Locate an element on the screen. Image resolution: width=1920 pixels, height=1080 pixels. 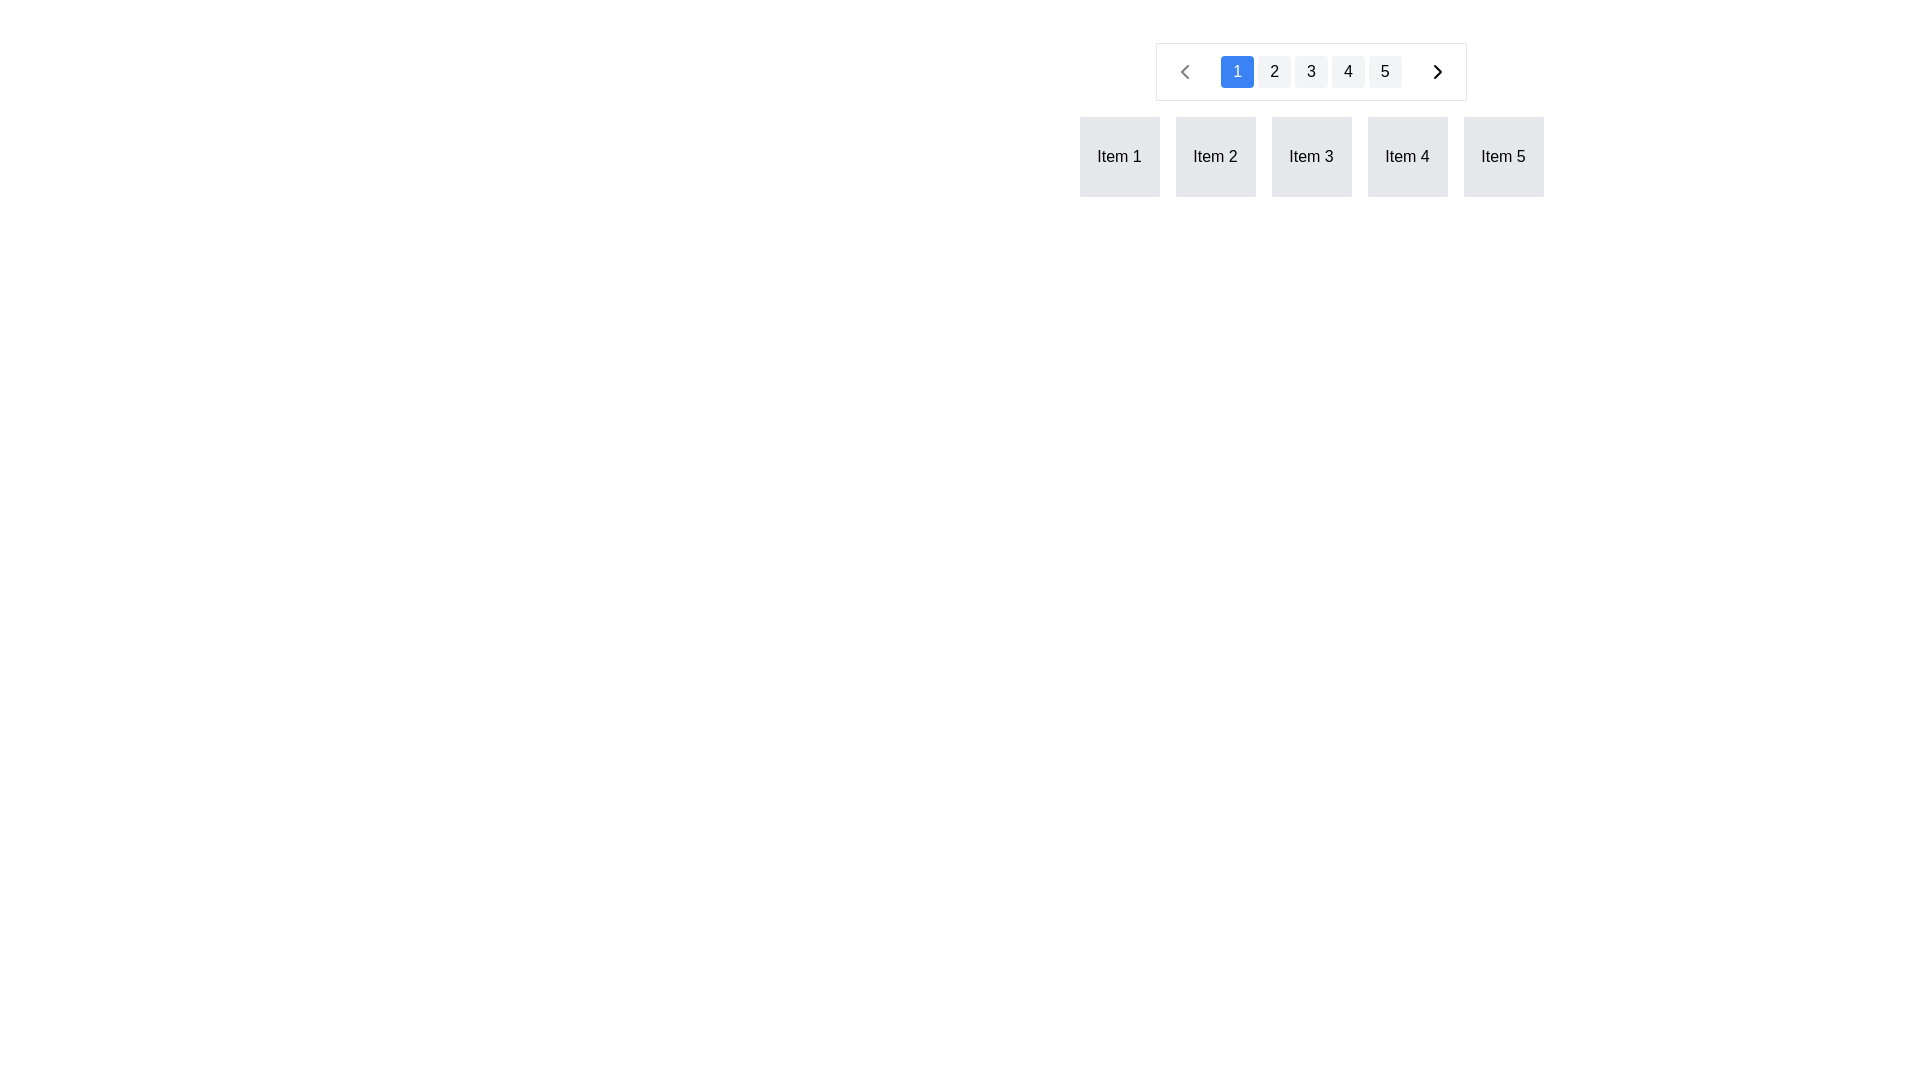
the third pagination button is located at coordinates (1311, 71).